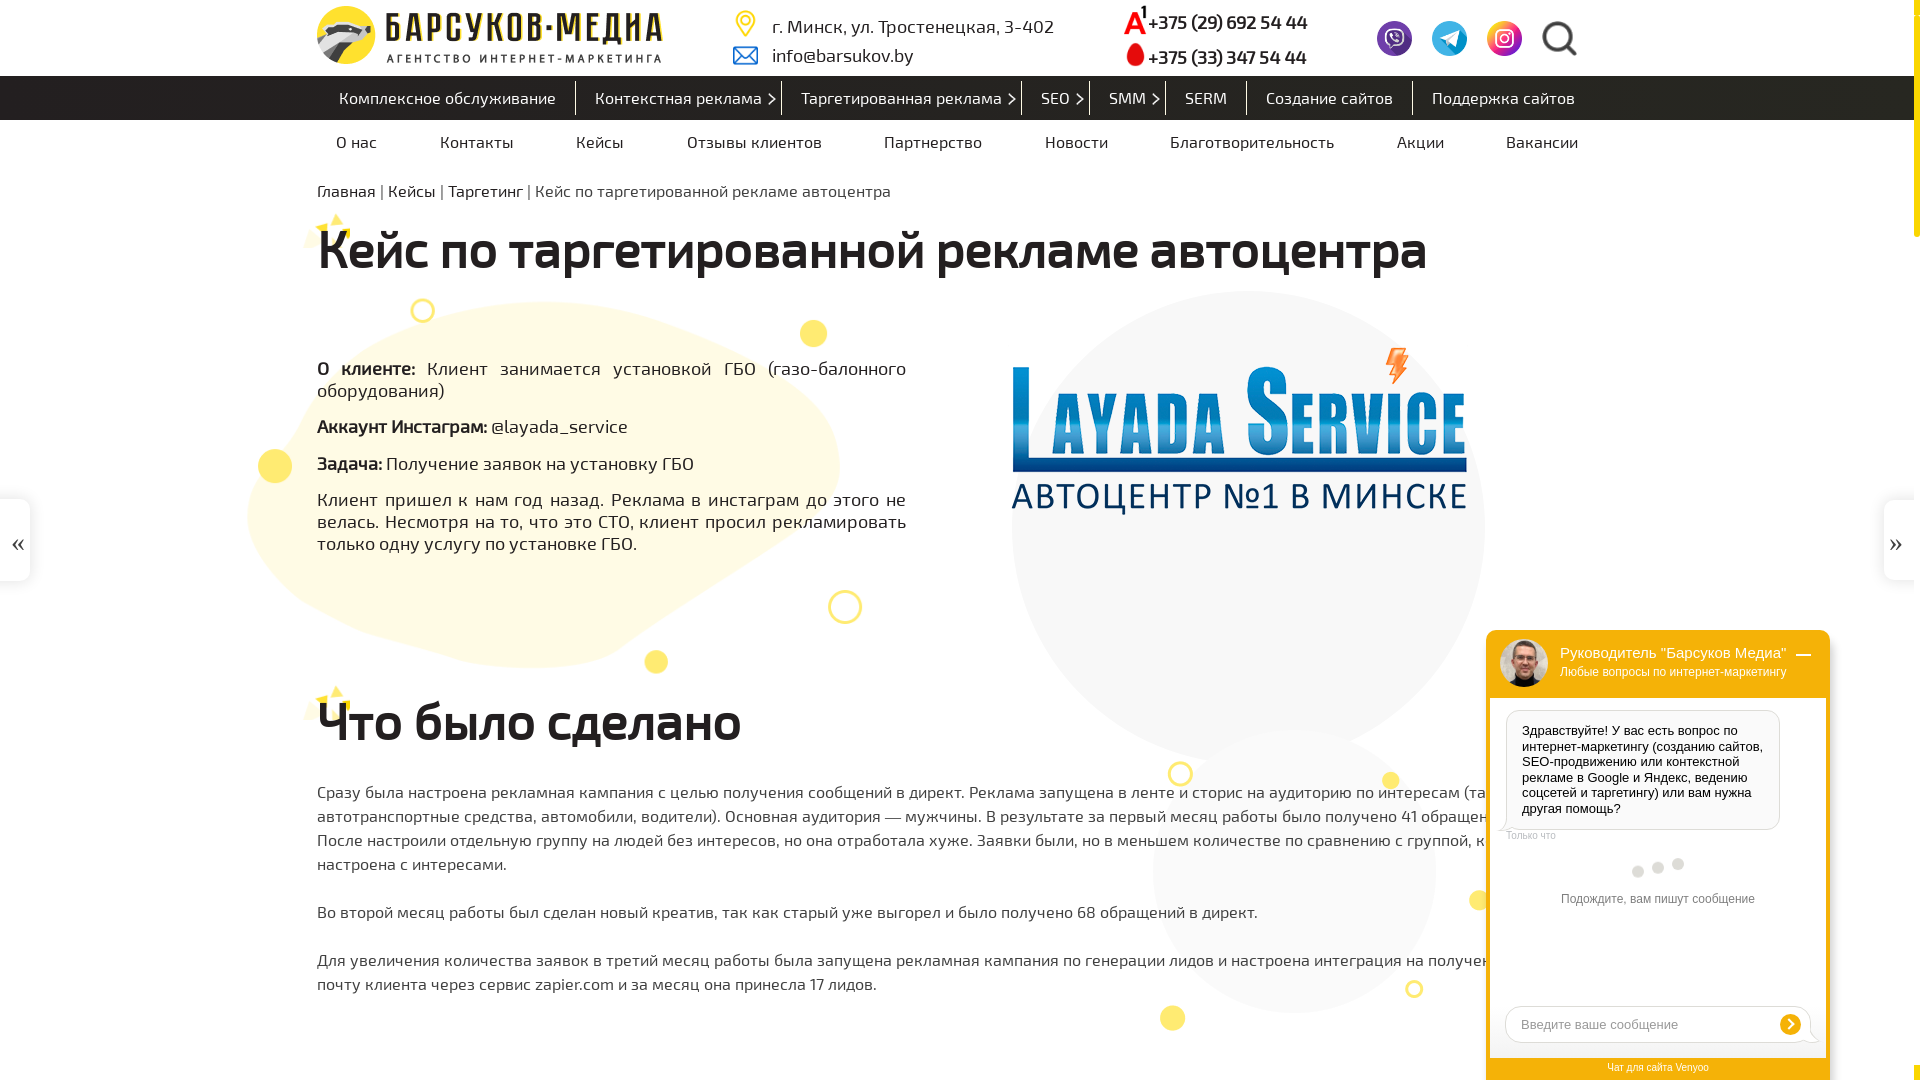 Image resolution: width=1920 pixels, height=1080 pixels. What do you see at coordinates (1088, 97) in the screenshot?
I see `'SMM'` at bounding box center [1088, 97].